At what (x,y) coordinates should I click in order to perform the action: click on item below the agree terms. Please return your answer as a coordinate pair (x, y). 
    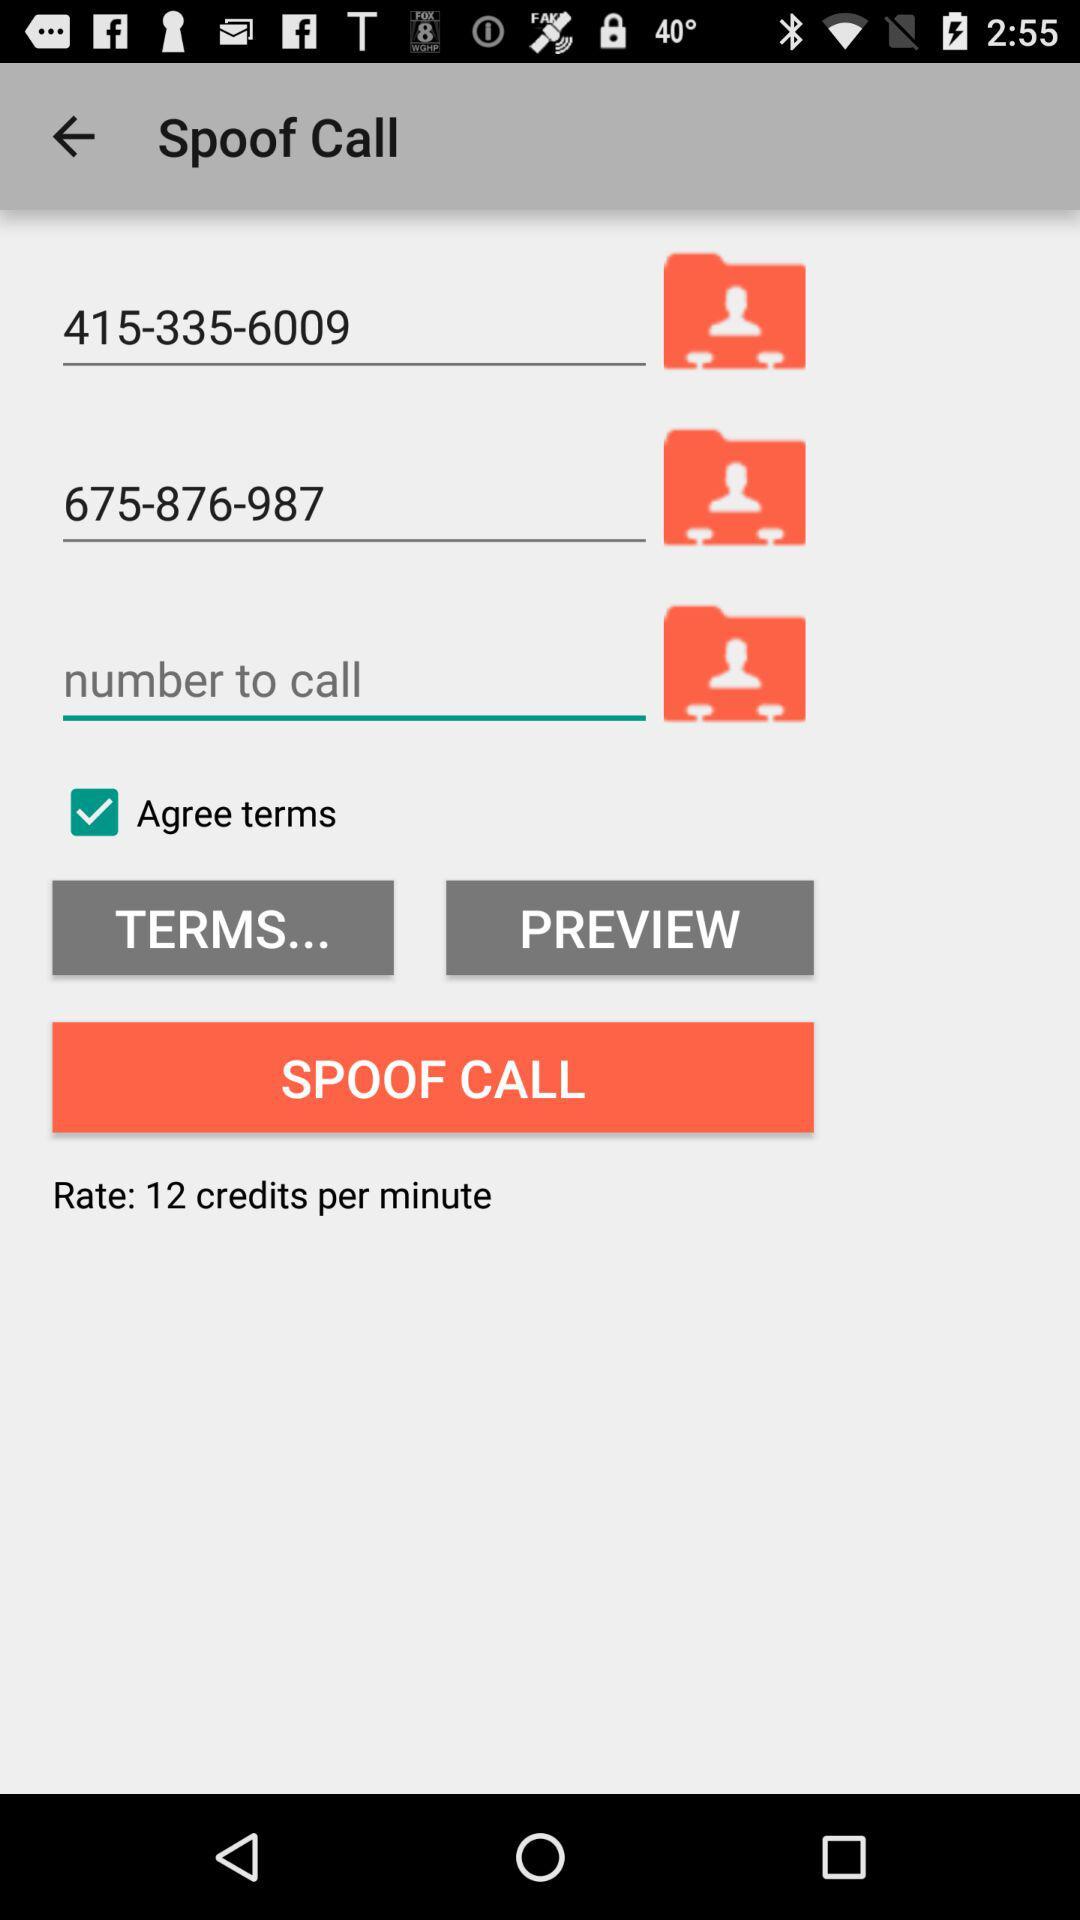
    Looking at the image, I should click on (223, 926).